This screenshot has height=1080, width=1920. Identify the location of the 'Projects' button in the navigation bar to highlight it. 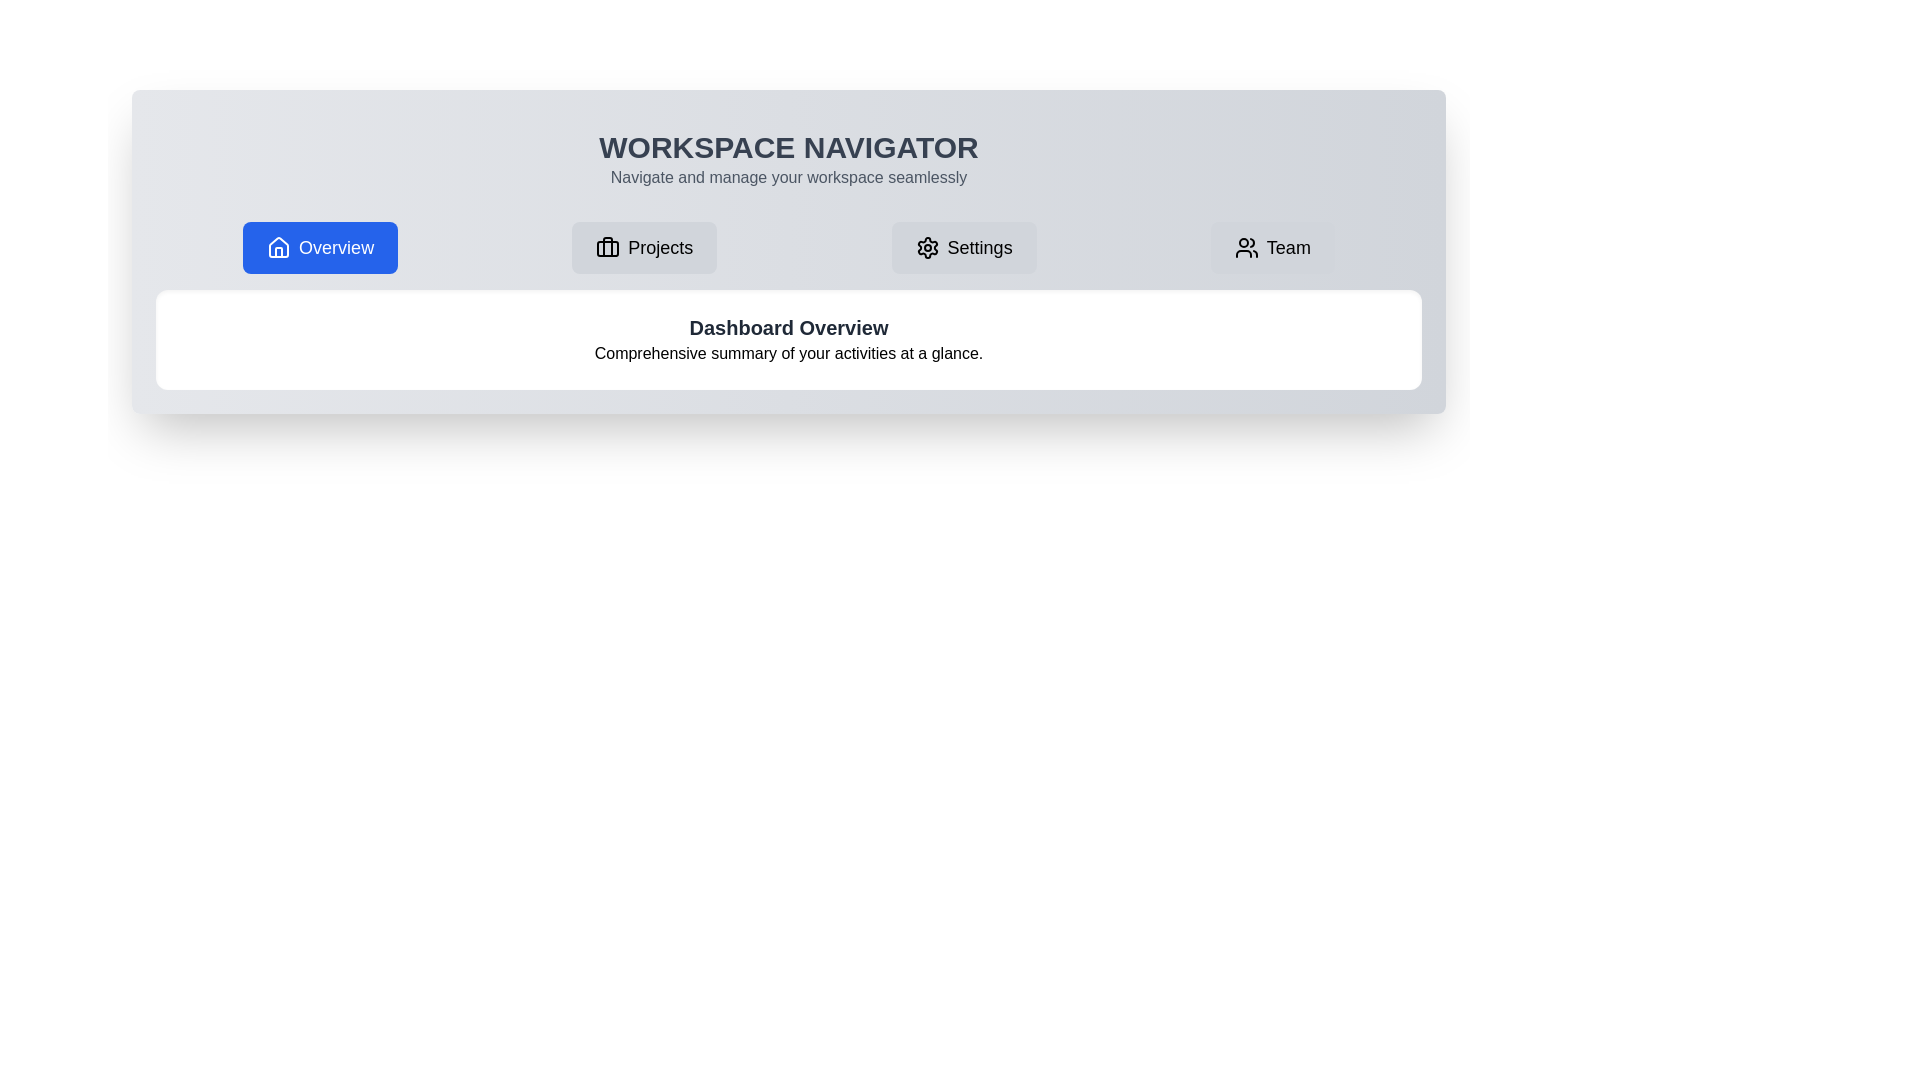
(644, 246).